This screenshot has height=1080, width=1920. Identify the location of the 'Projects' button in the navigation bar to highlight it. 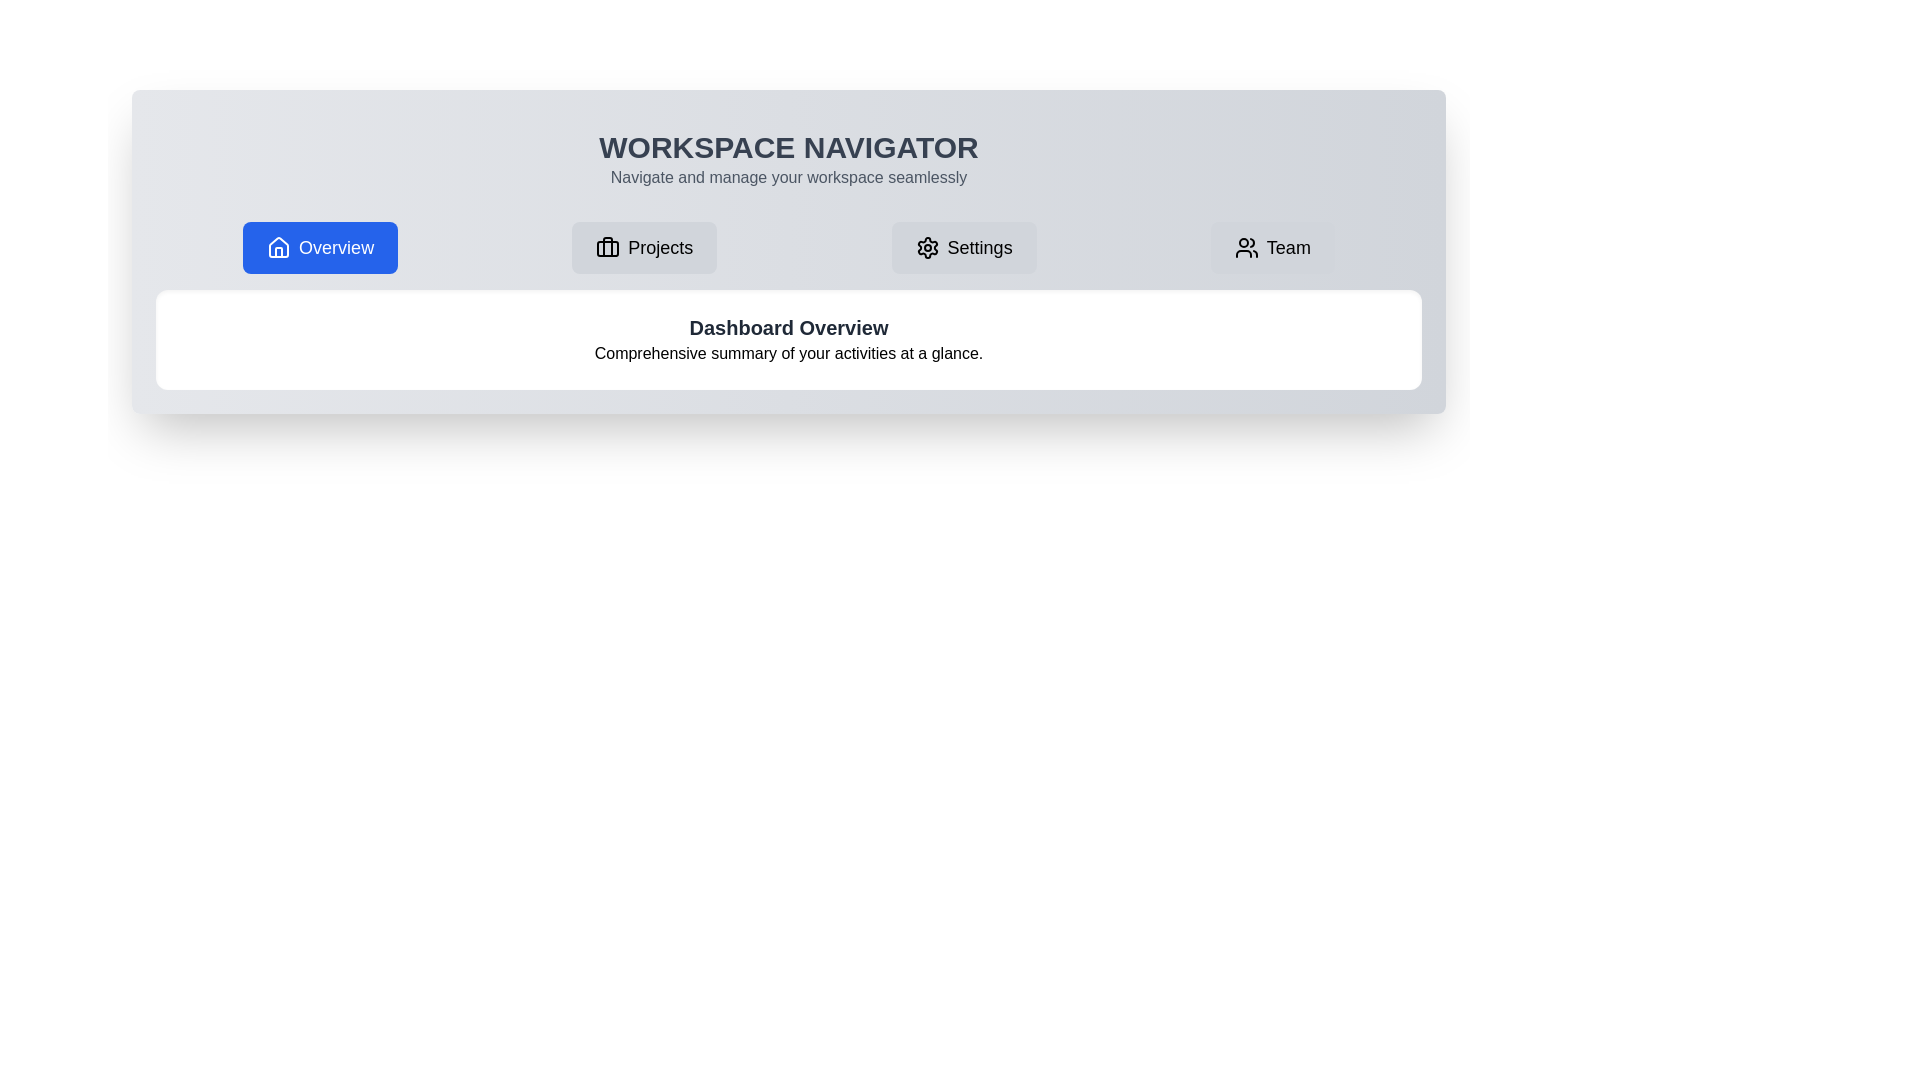
(644, 246).